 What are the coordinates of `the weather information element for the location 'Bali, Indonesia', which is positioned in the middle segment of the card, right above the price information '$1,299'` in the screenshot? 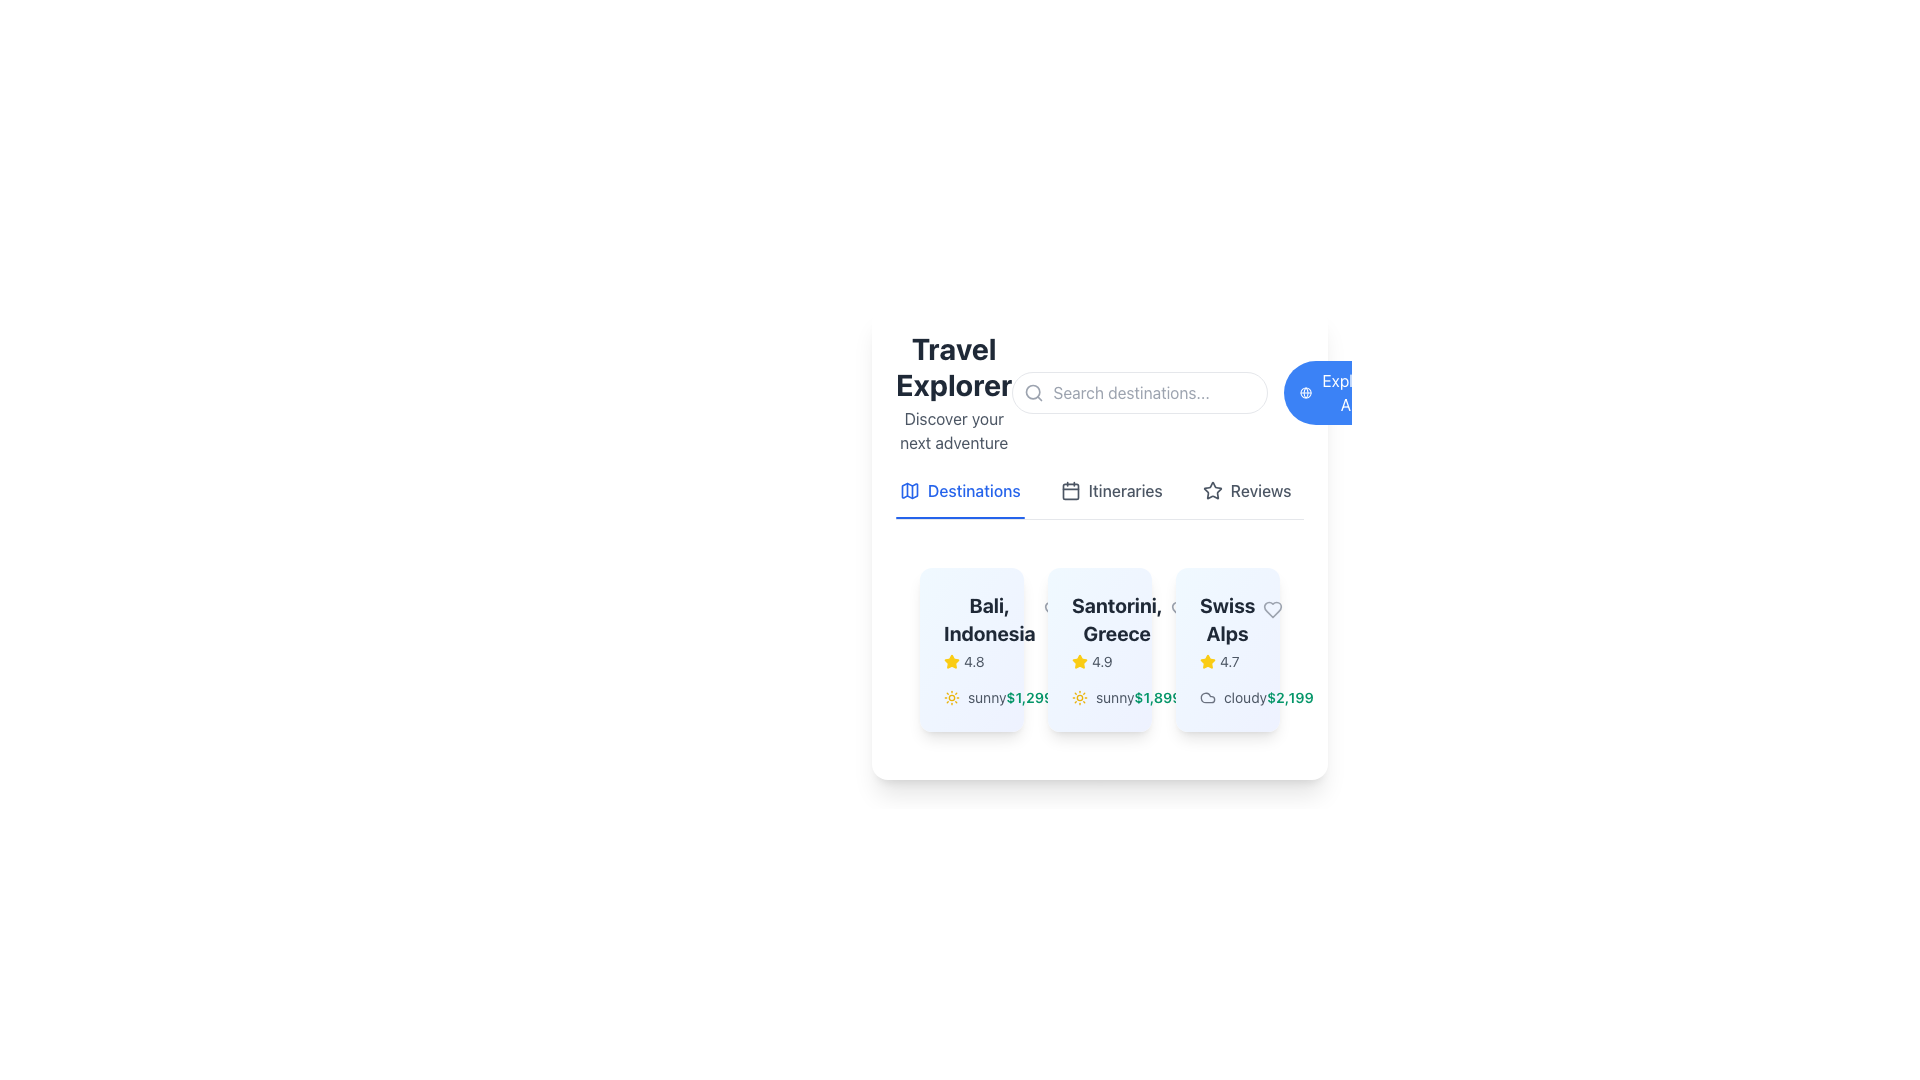 It's located at (971, 697).